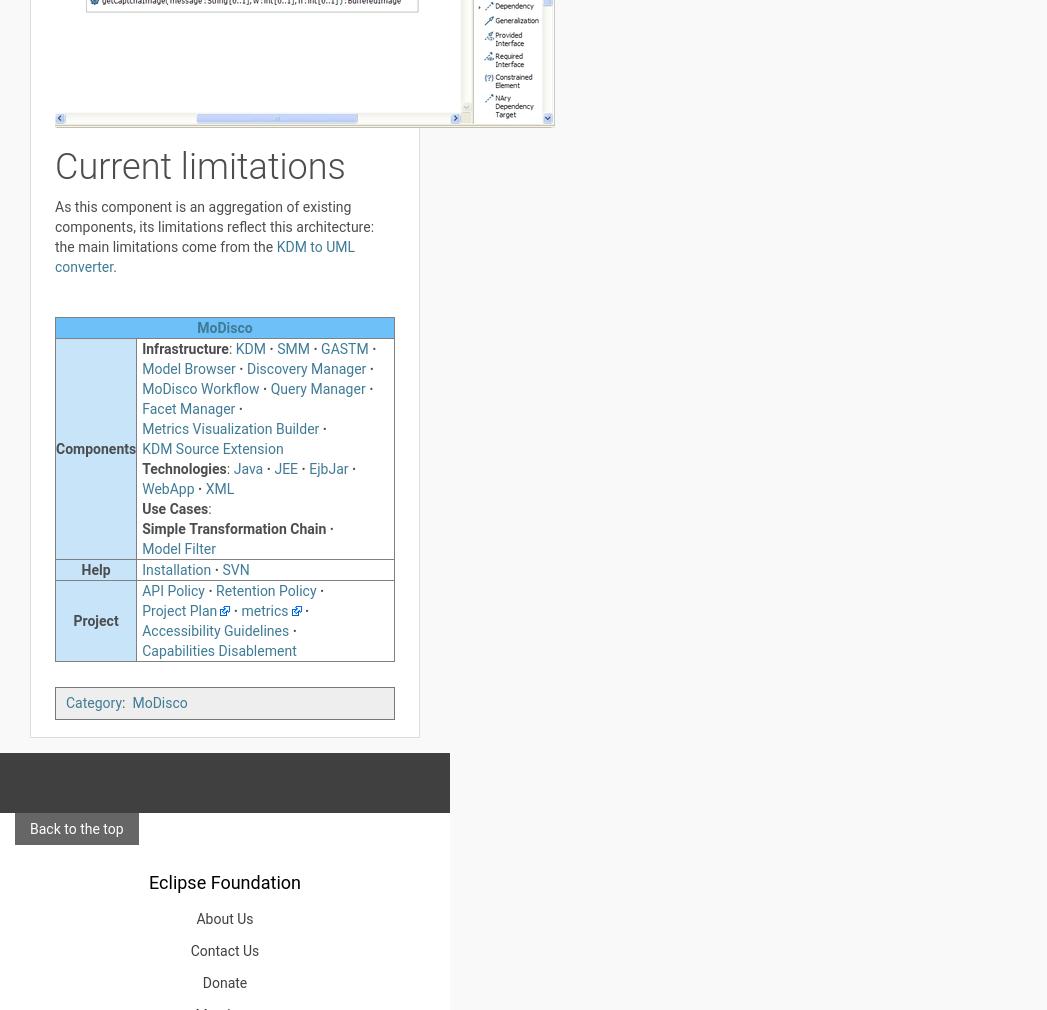  What do you see at coordinates (140, 589) in the screenshot?
I see `'API Policy'` at bounding box center [140, 589].